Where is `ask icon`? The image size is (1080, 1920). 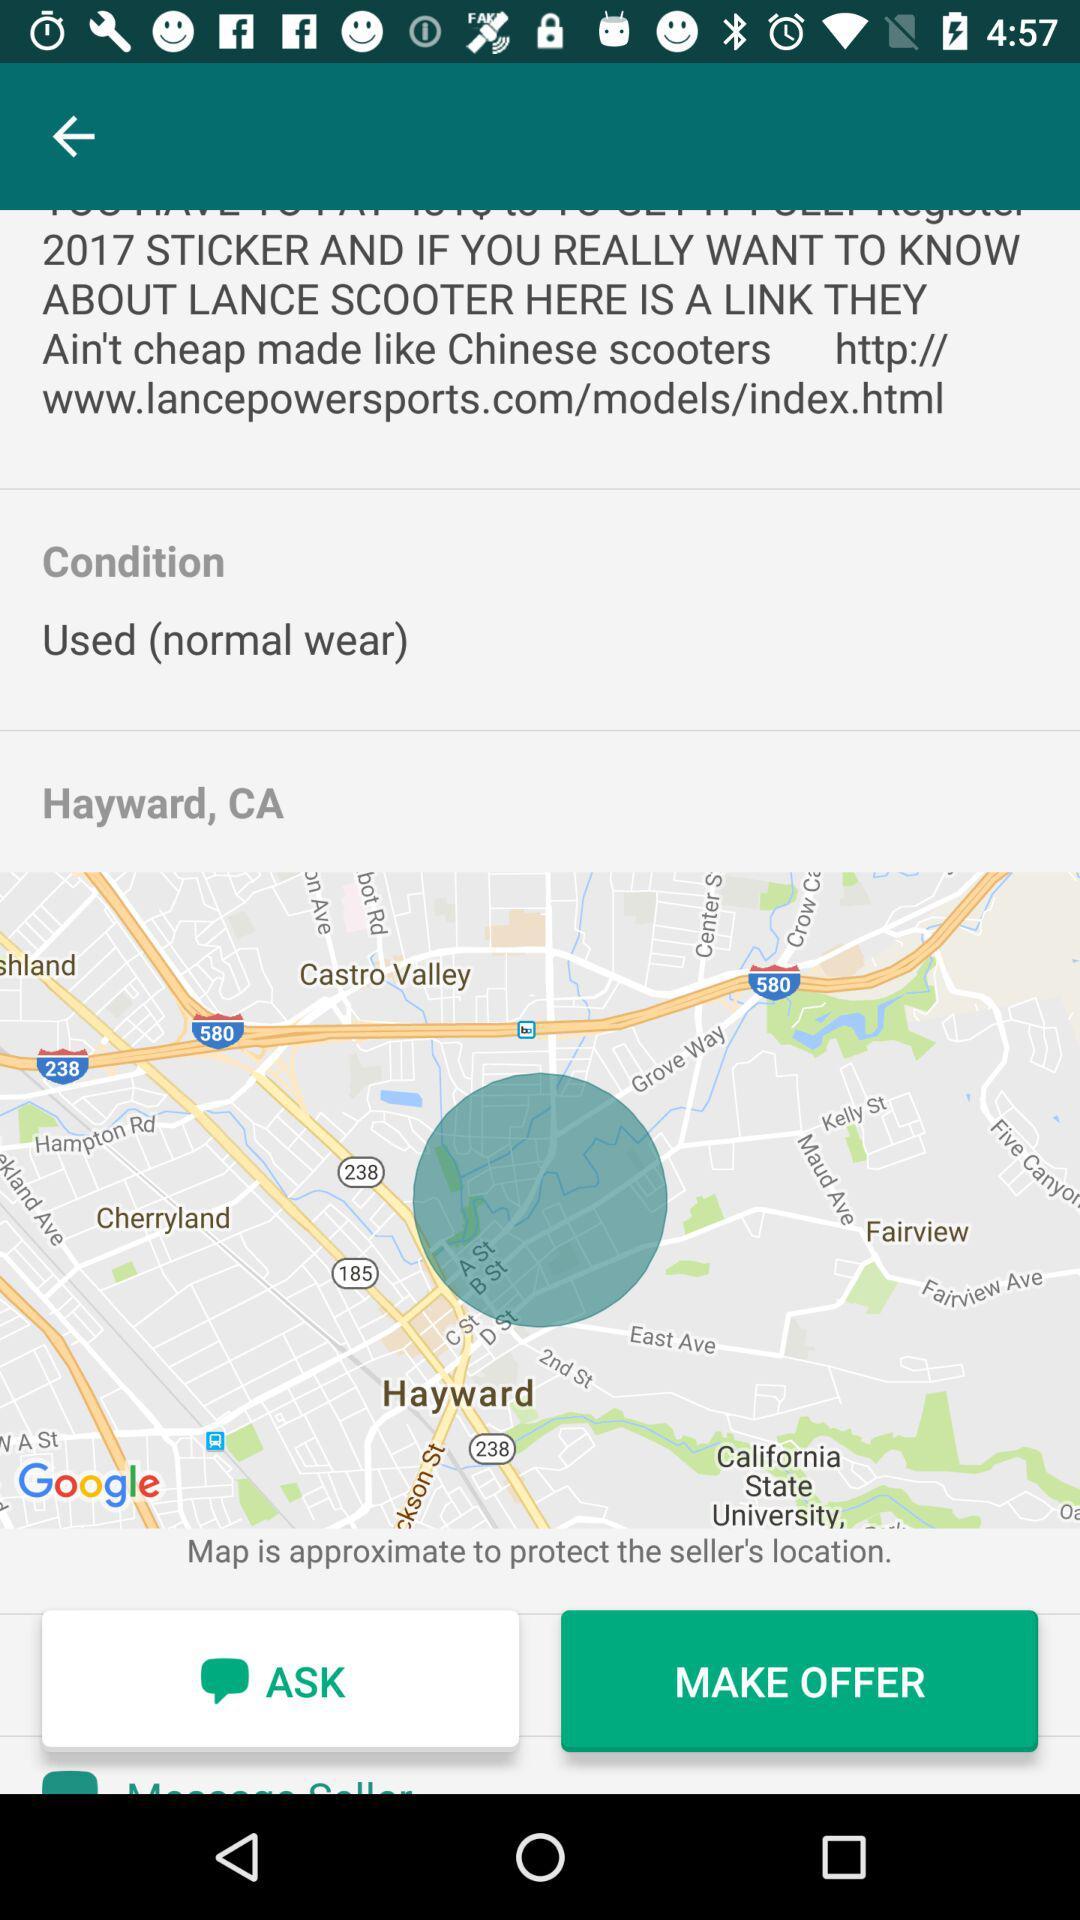
ask icon is located at coordinates (280, 1680).